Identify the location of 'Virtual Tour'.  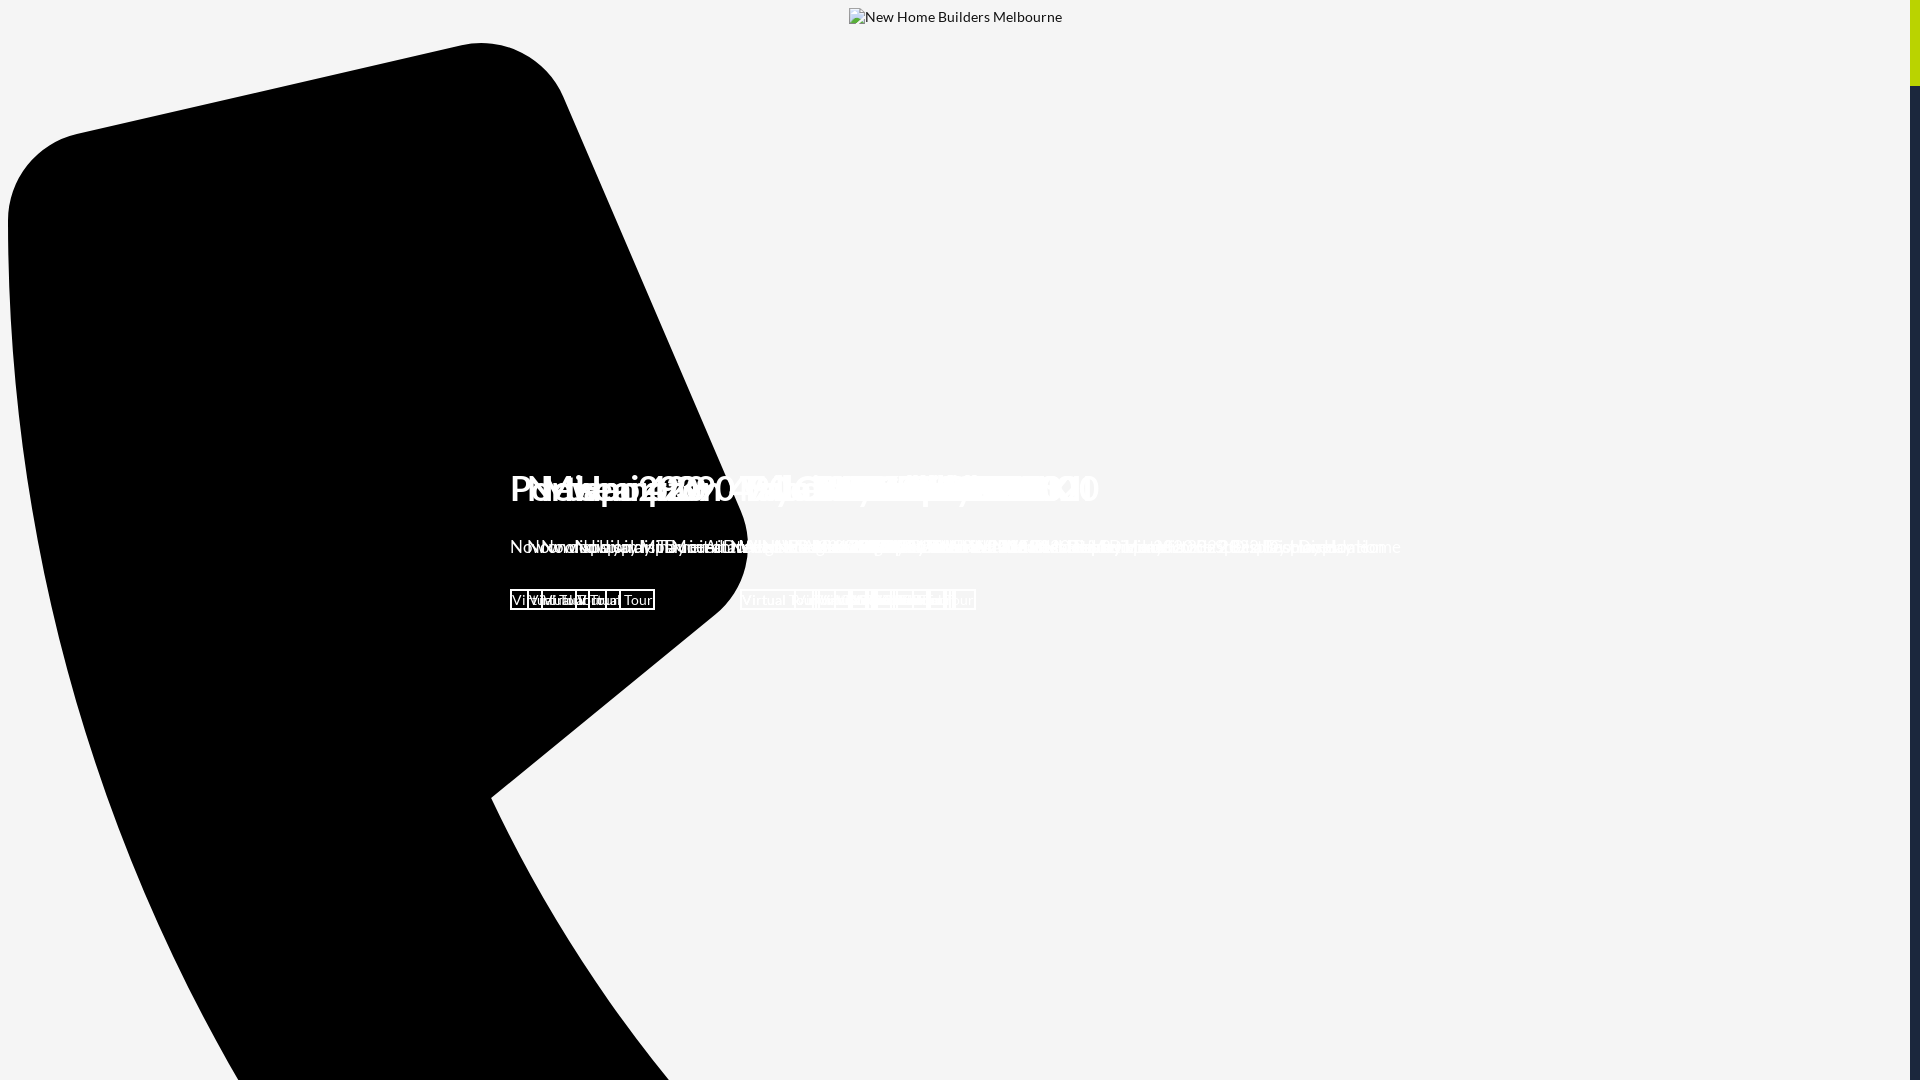
(864, 598).